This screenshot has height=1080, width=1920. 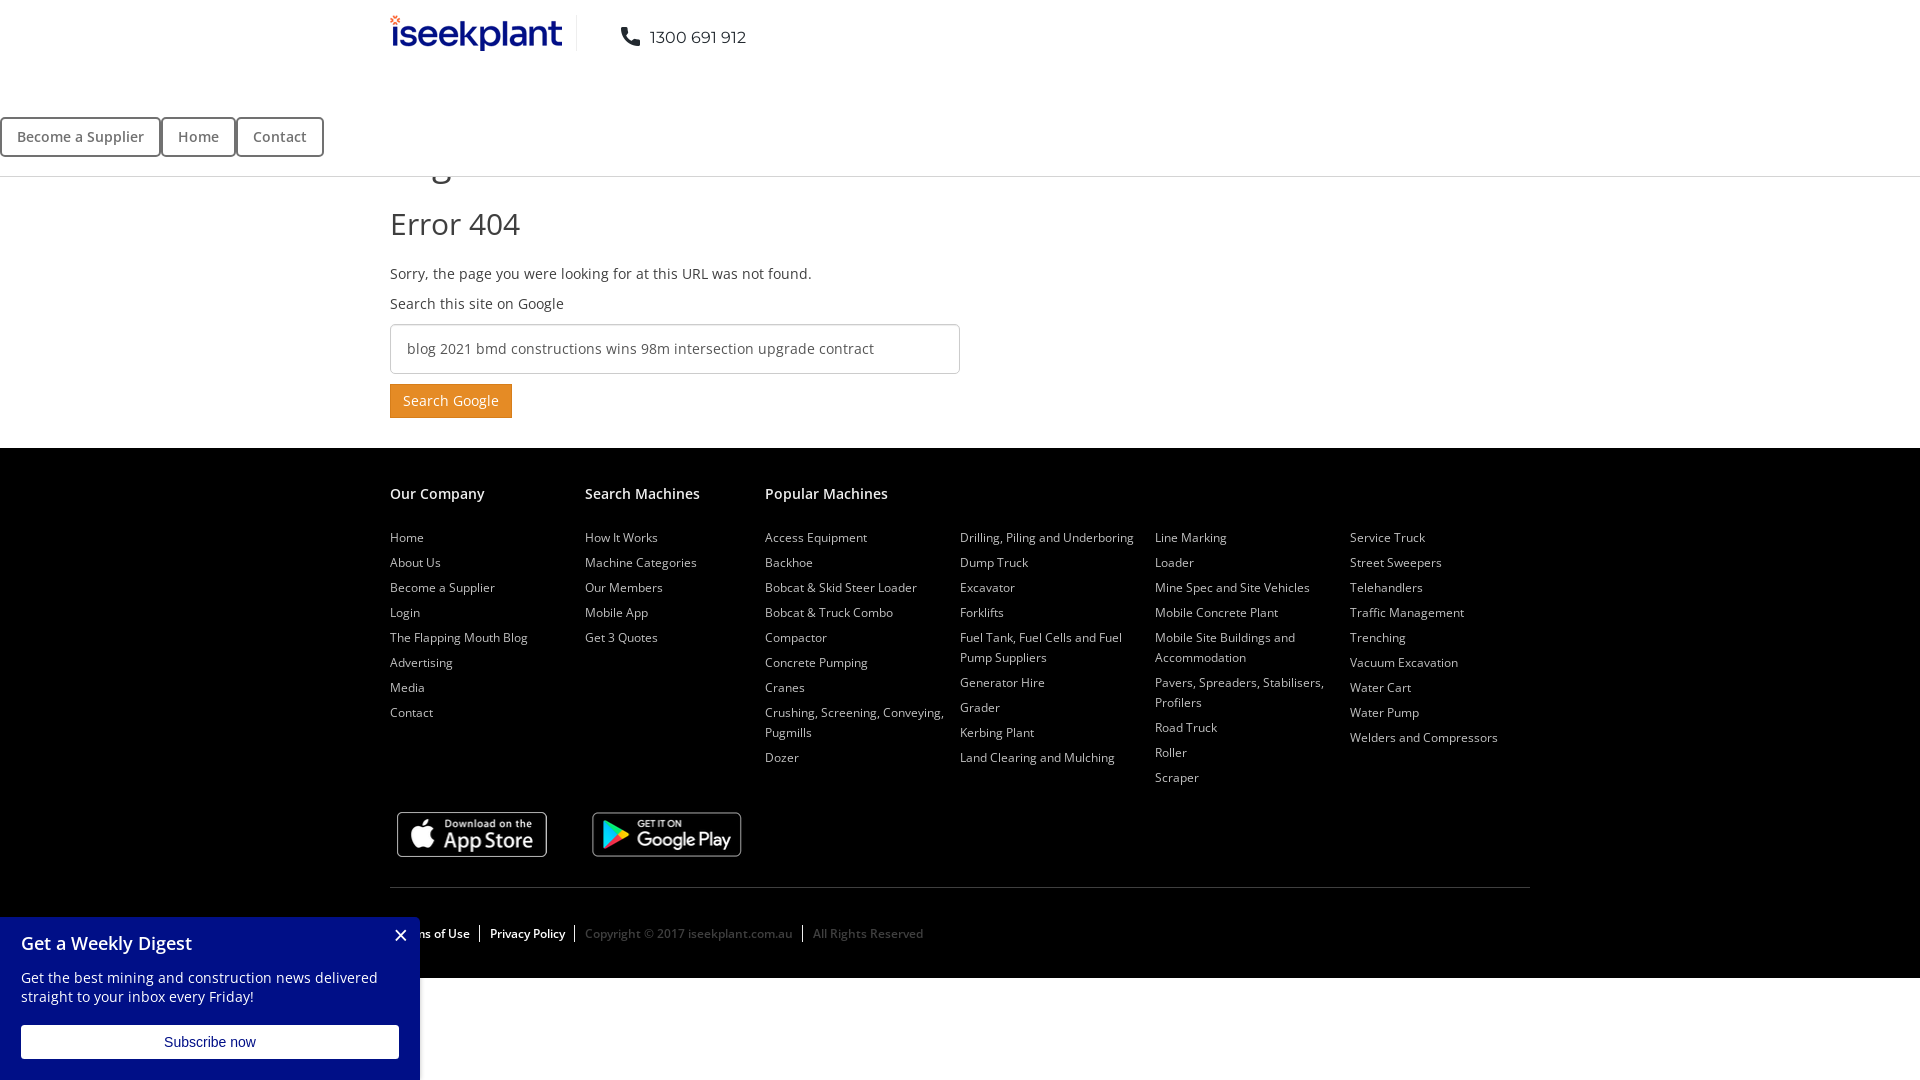 What do you see at coordinates (620, 536) in the screenshot?
I see `'How It Works'` at bounding box center [620, 536].